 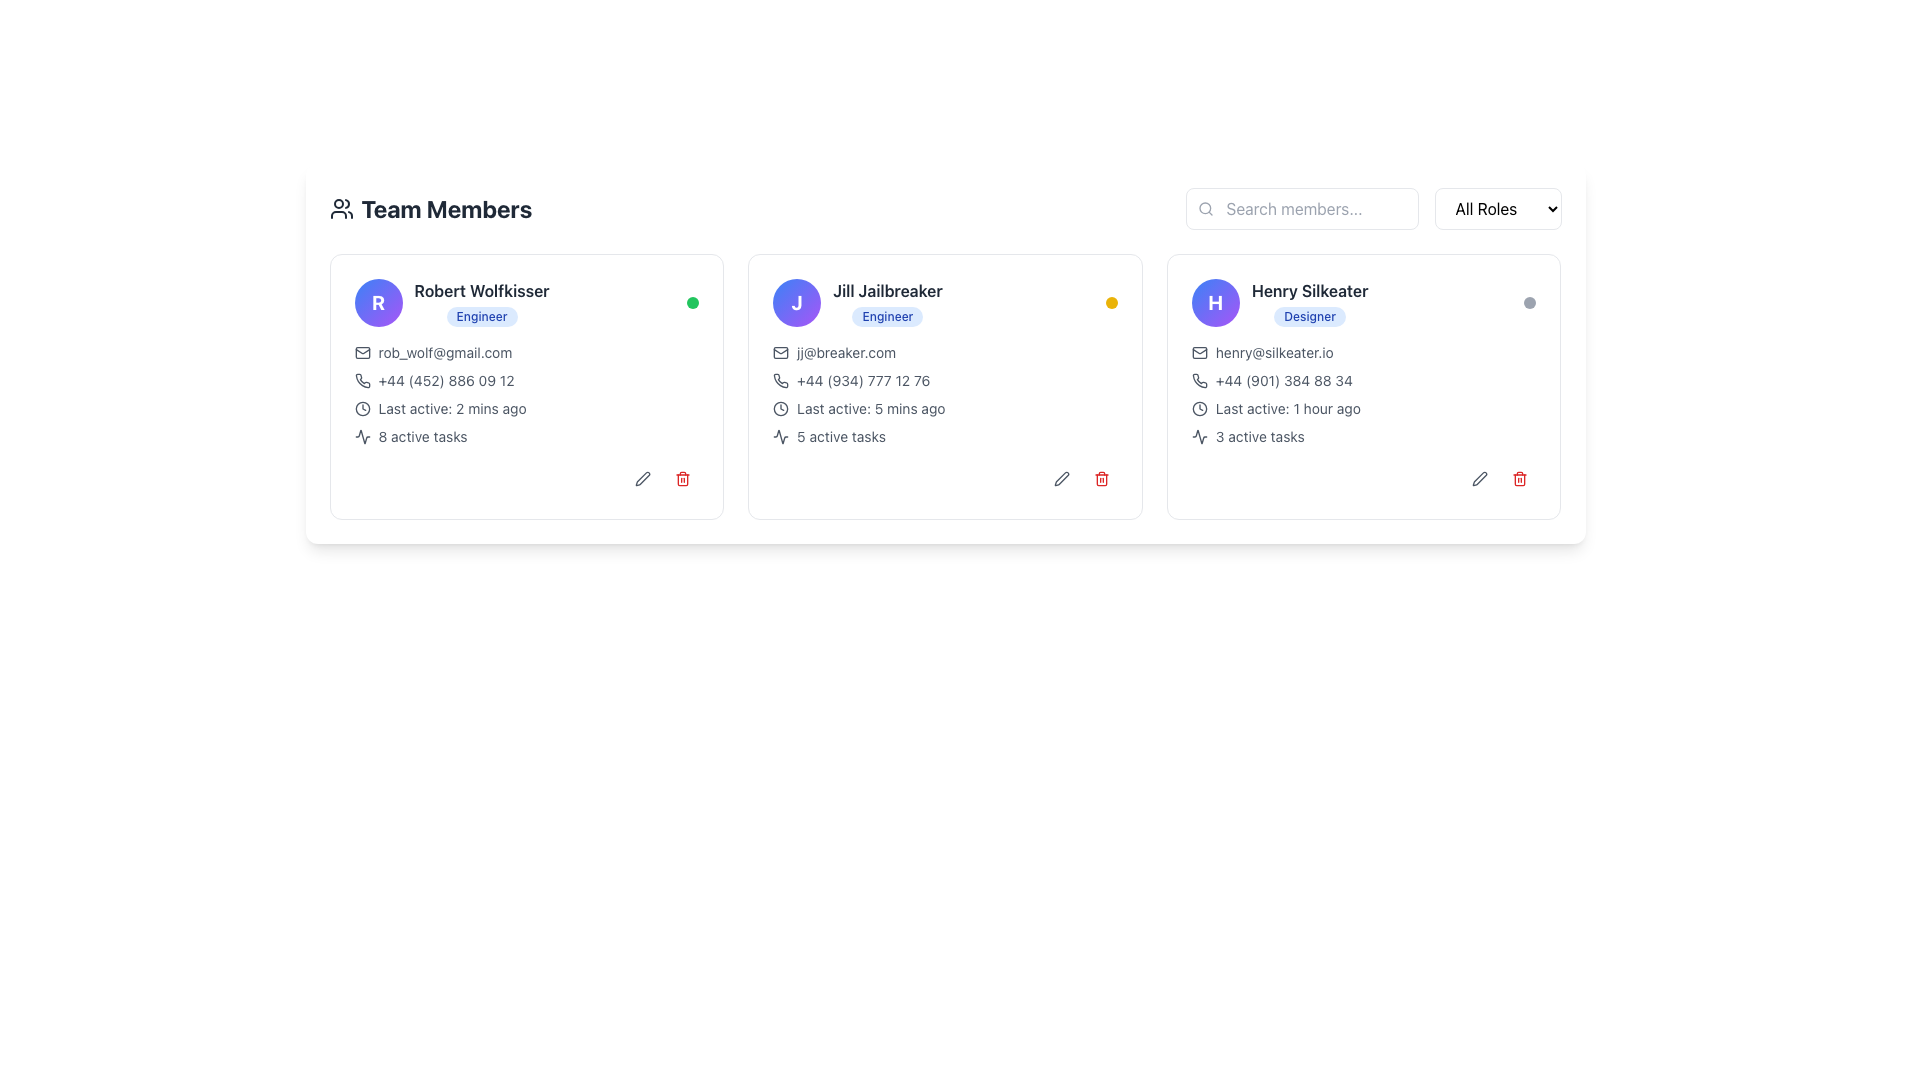 What do you see at coordinates (362, 407) in the screenshot?
I see `the circular clock icon with a hollow design, which is located directly to the left of the 'Last active: 2 mins ago' text` at bounding box center [362, 407].